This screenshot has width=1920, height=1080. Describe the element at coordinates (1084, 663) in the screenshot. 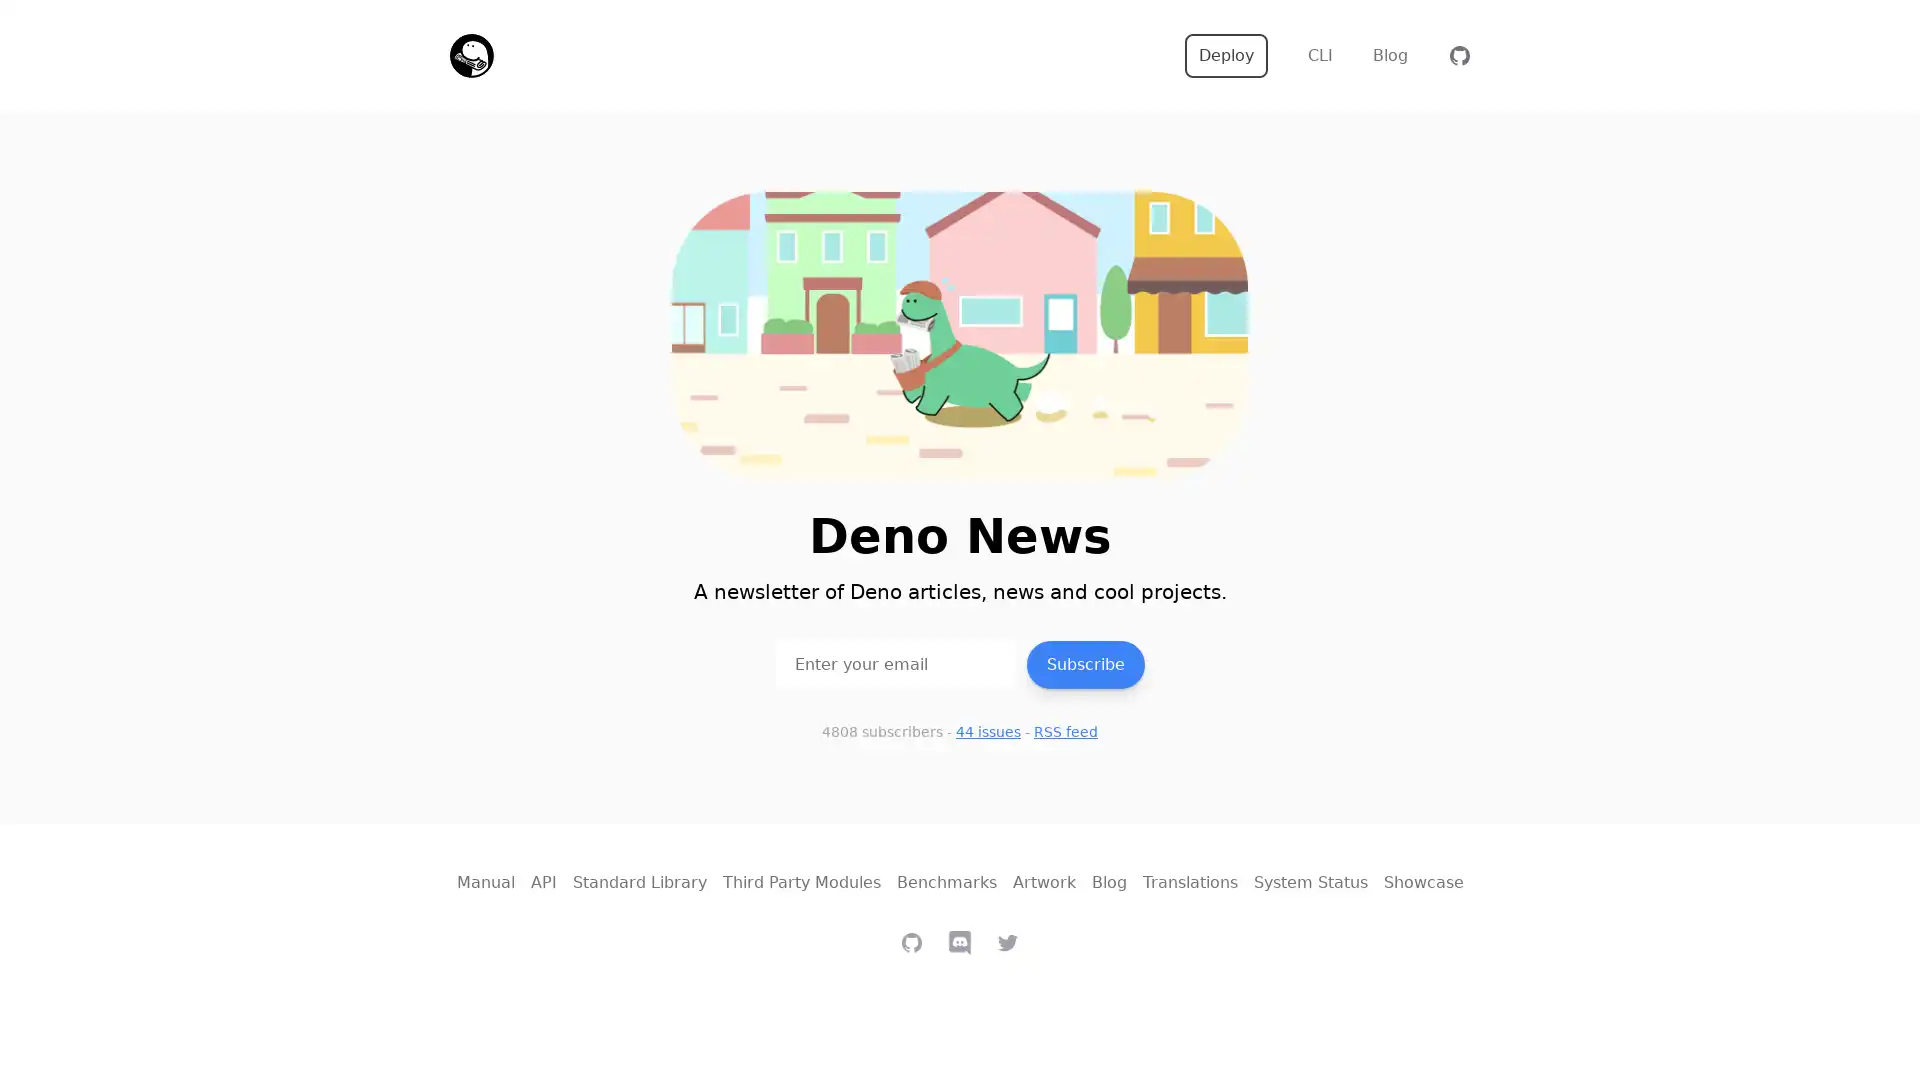

I see `Subscribe` at that location.